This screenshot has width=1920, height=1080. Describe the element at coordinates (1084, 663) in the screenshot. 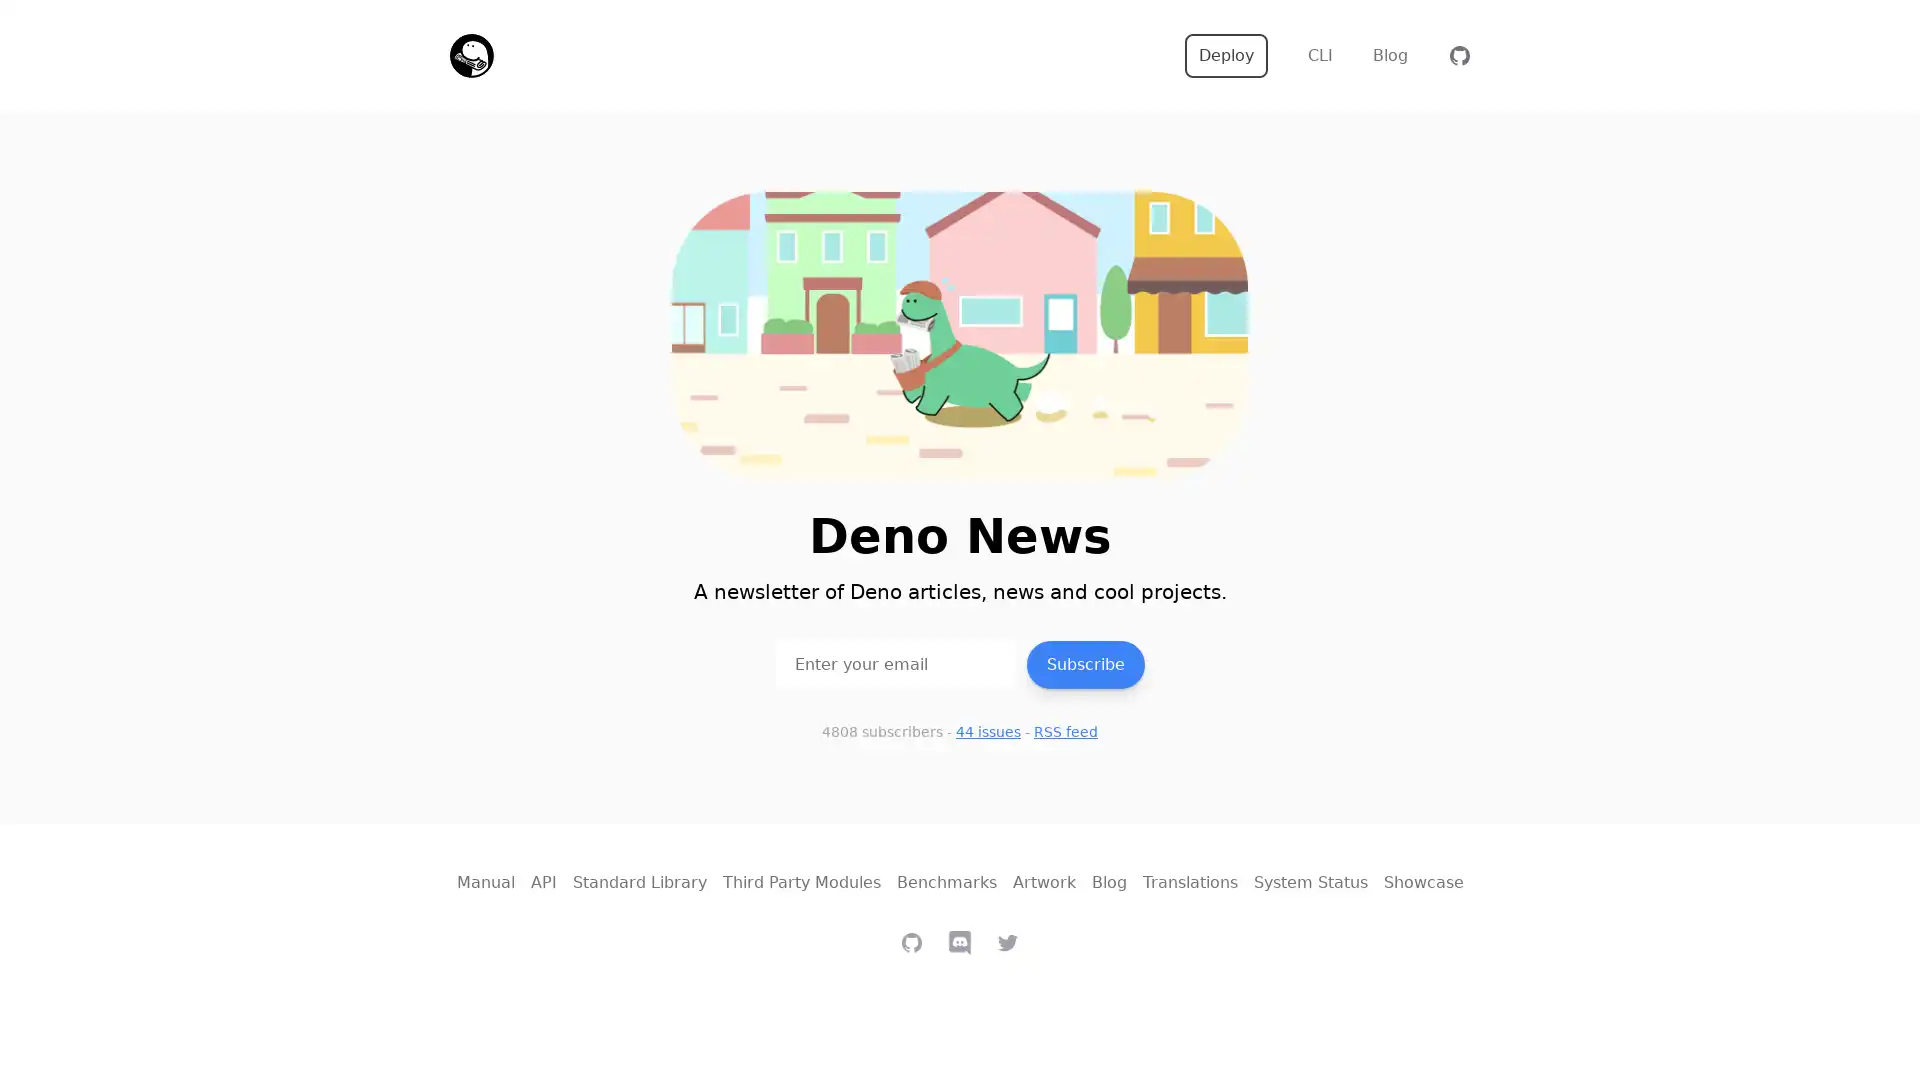

I see `Subscribe` at that location.